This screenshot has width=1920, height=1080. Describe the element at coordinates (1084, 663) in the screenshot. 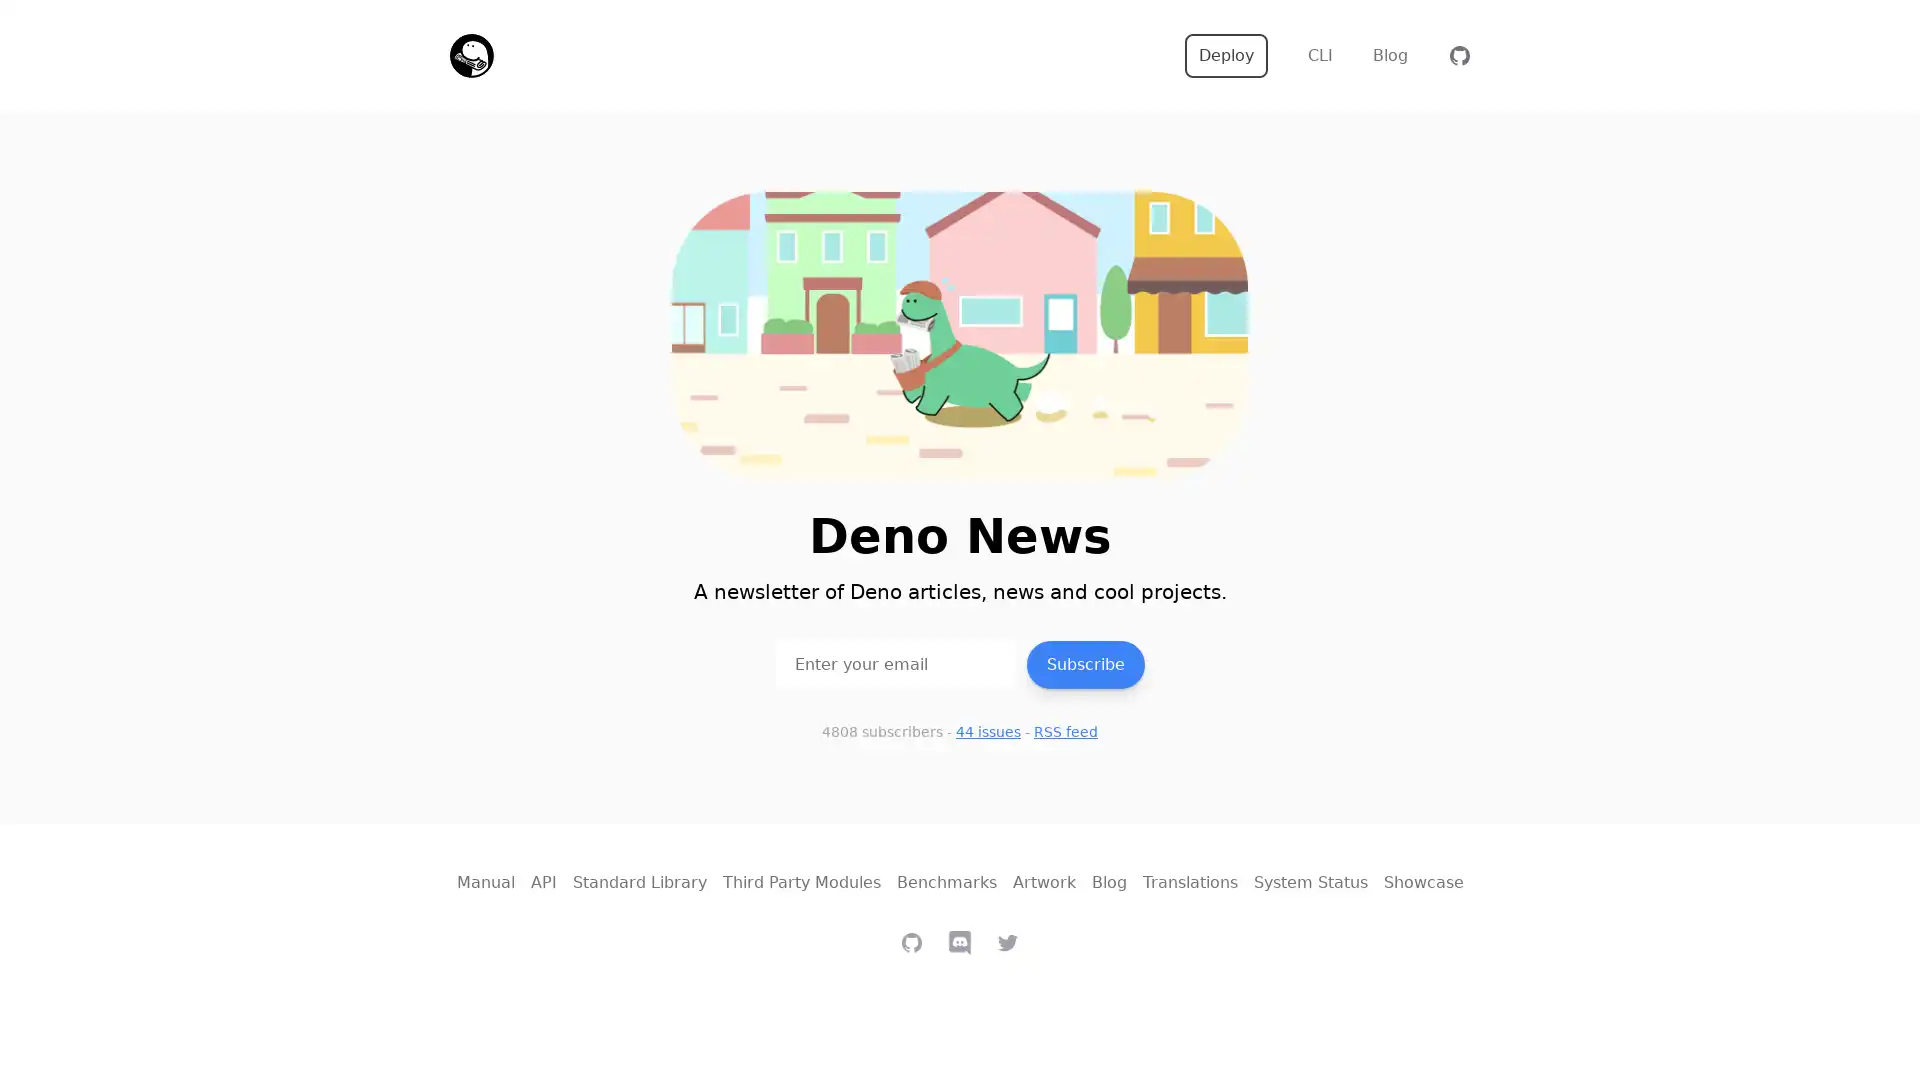

I see `Subscribe` at that location.